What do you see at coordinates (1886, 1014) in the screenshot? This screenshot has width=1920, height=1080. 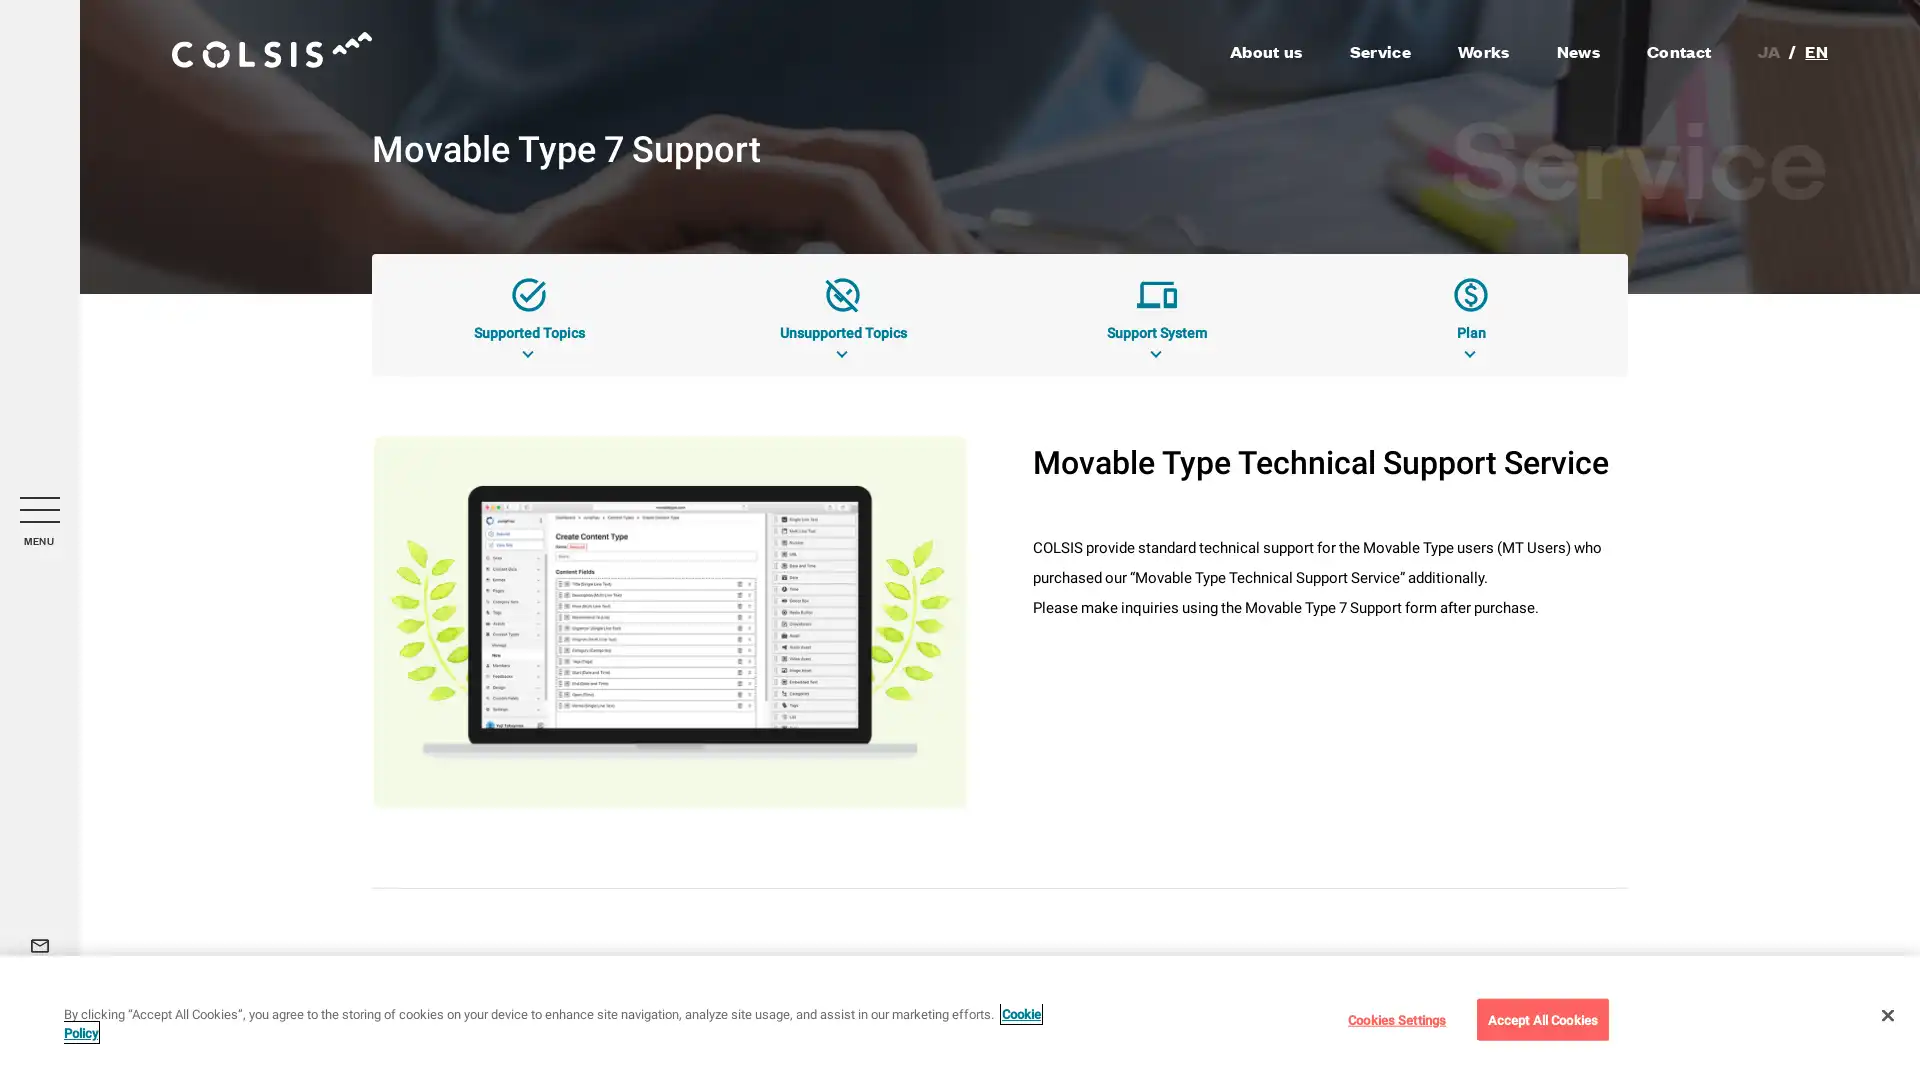 I see `Close` at bounding box center [1886, 1014].